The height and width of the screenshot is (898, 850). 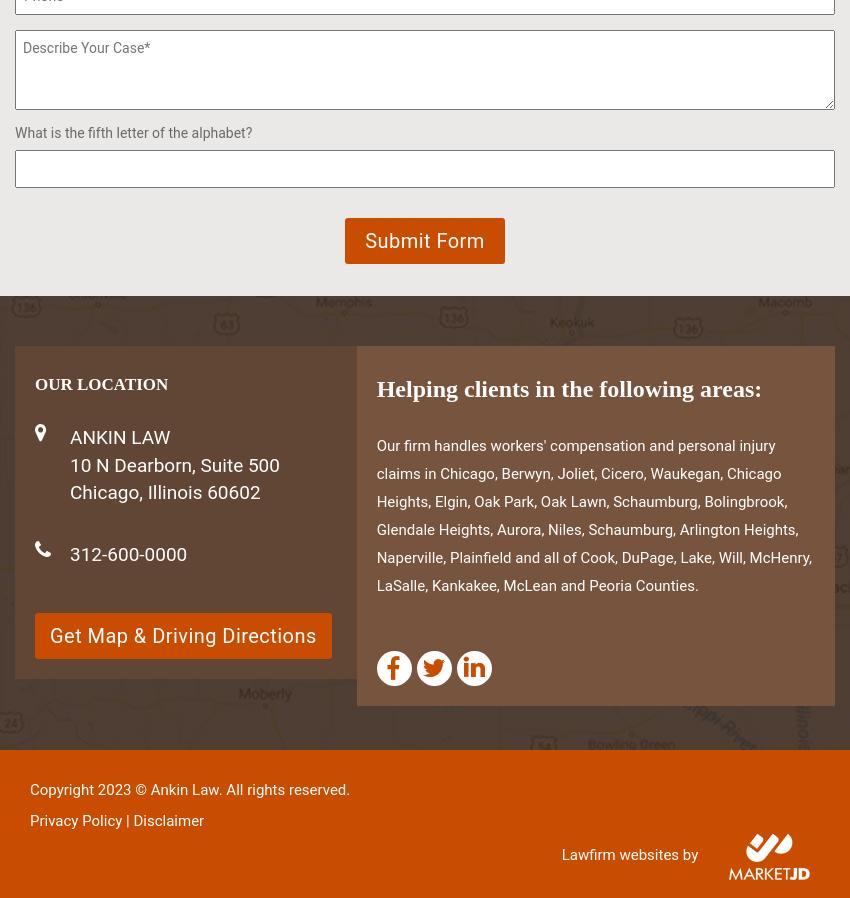 I want to click on 'Our firm handles workers' compensation and personal injury claims in Chicago, Berwyn, Joliet, Cicero, Waukegan, Chicago Heights, Elgin, Oak Park, Oak Lawn, Schaumburg, Bolingbrook, Glendale Heights, Aurora, Niles, Schaumburg, Arlington Heights, Naperville, Plainfield and all of Cook, DuPage, Lake, Will, McHenry, LaSalle, Kankakee, McLean and Peoria Counties.', so click(x=593, y=514).